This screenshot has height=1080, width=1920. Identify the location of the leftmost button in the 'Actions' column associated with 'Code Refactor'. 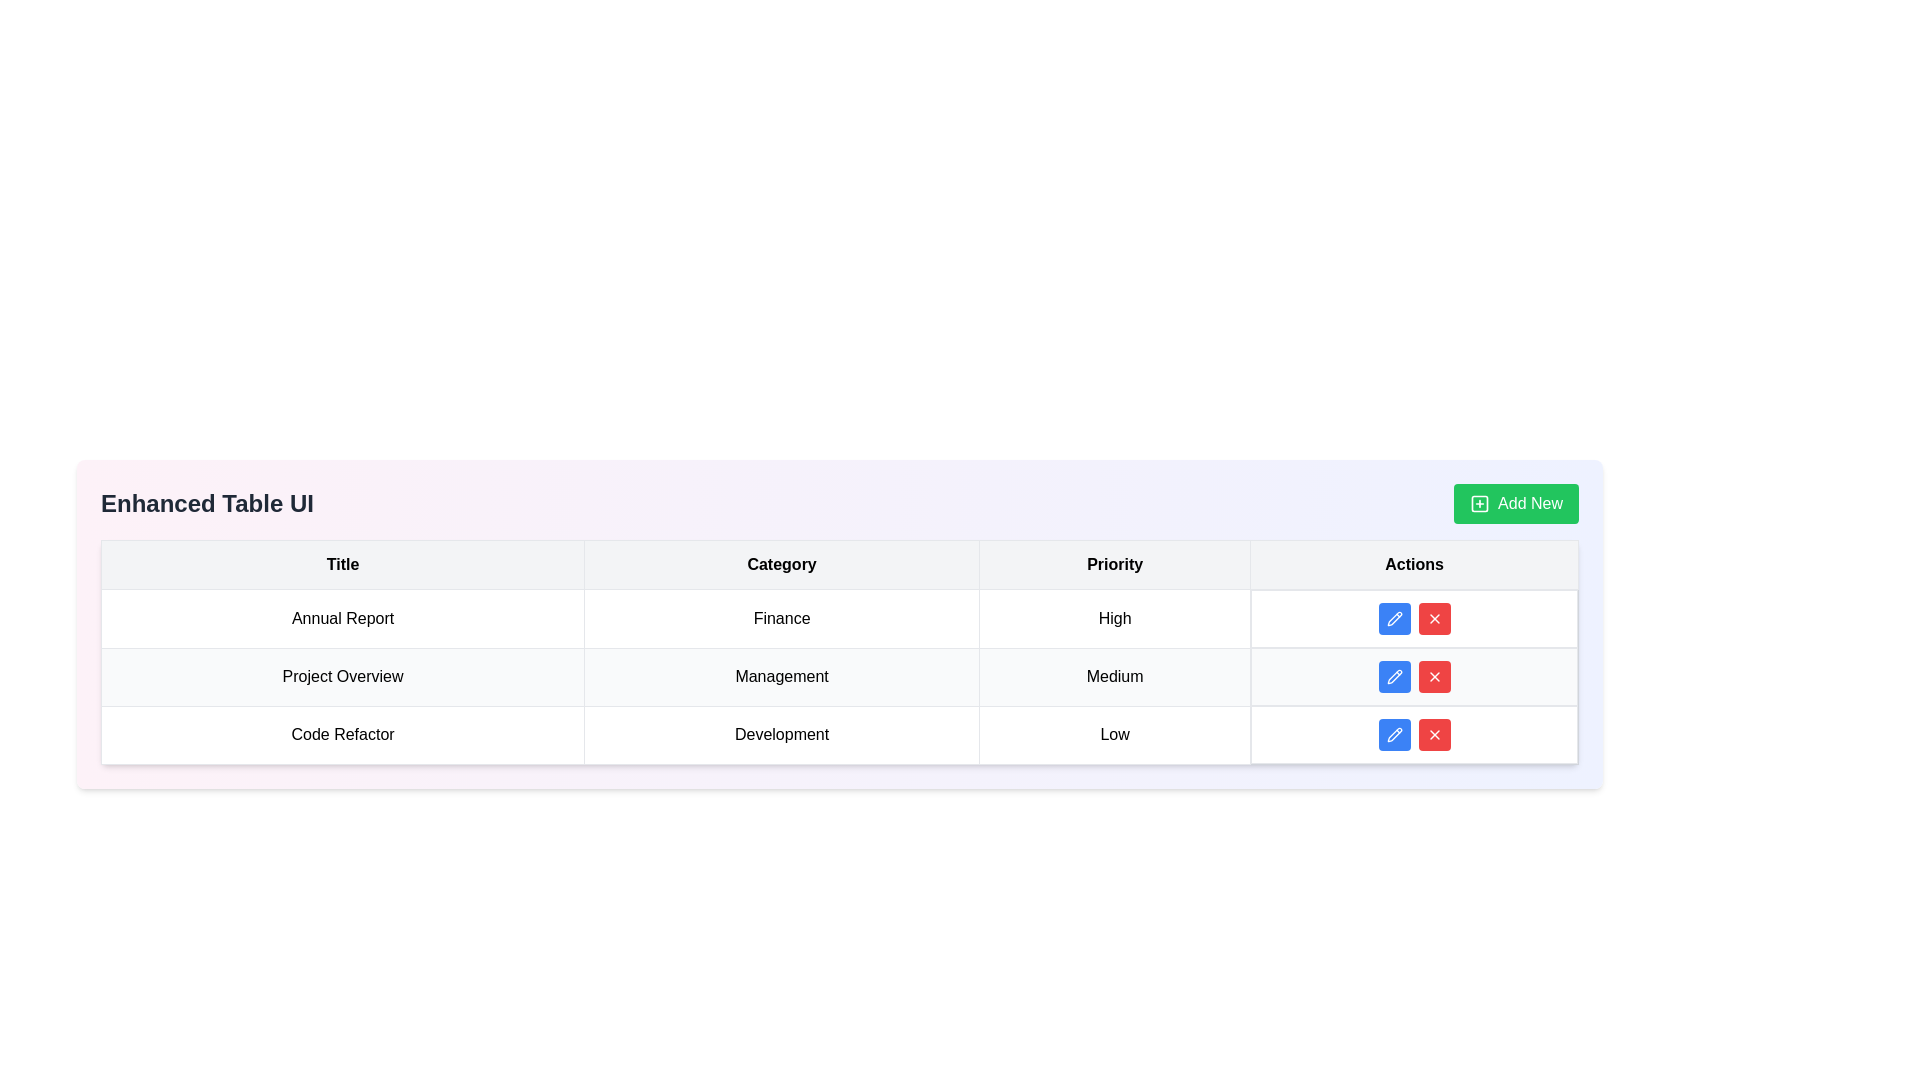
(1393, 735).